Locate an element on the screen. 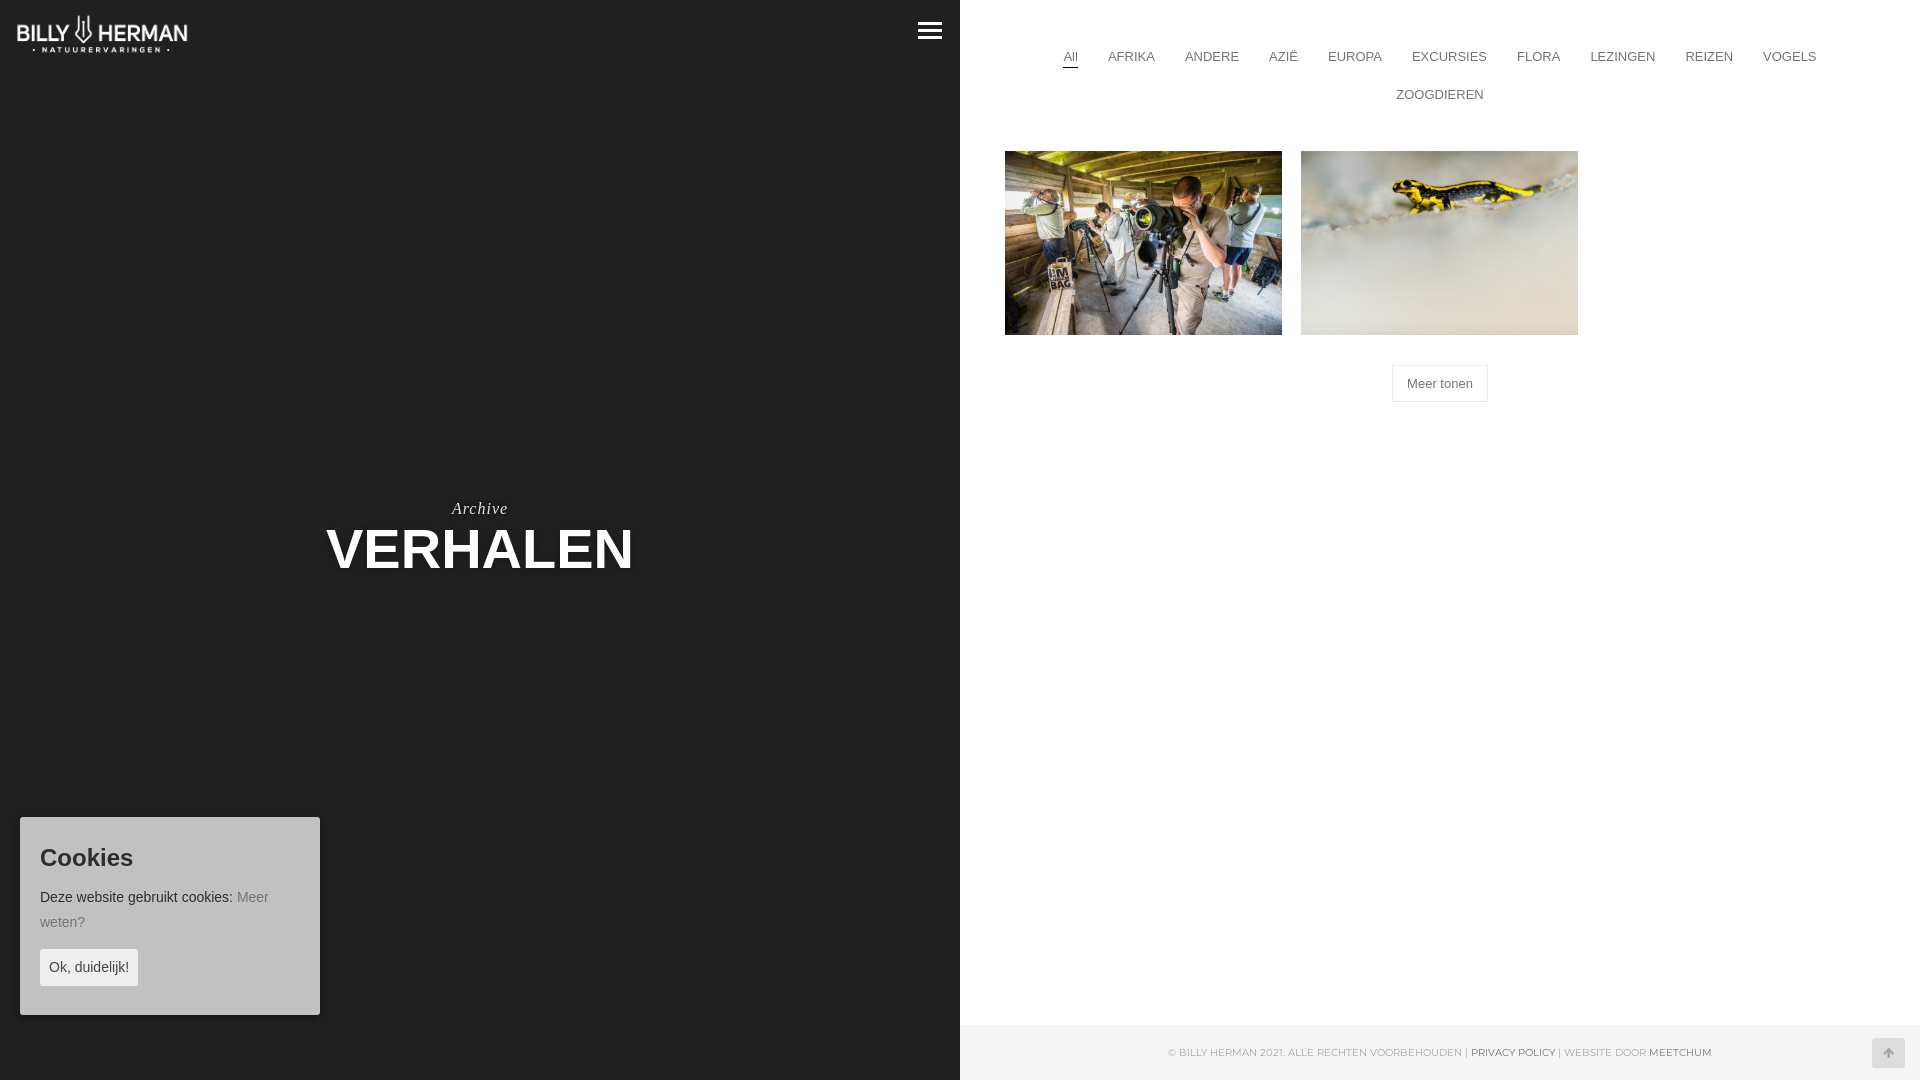  'EUROPA' is located at coordinates (1354, 55).